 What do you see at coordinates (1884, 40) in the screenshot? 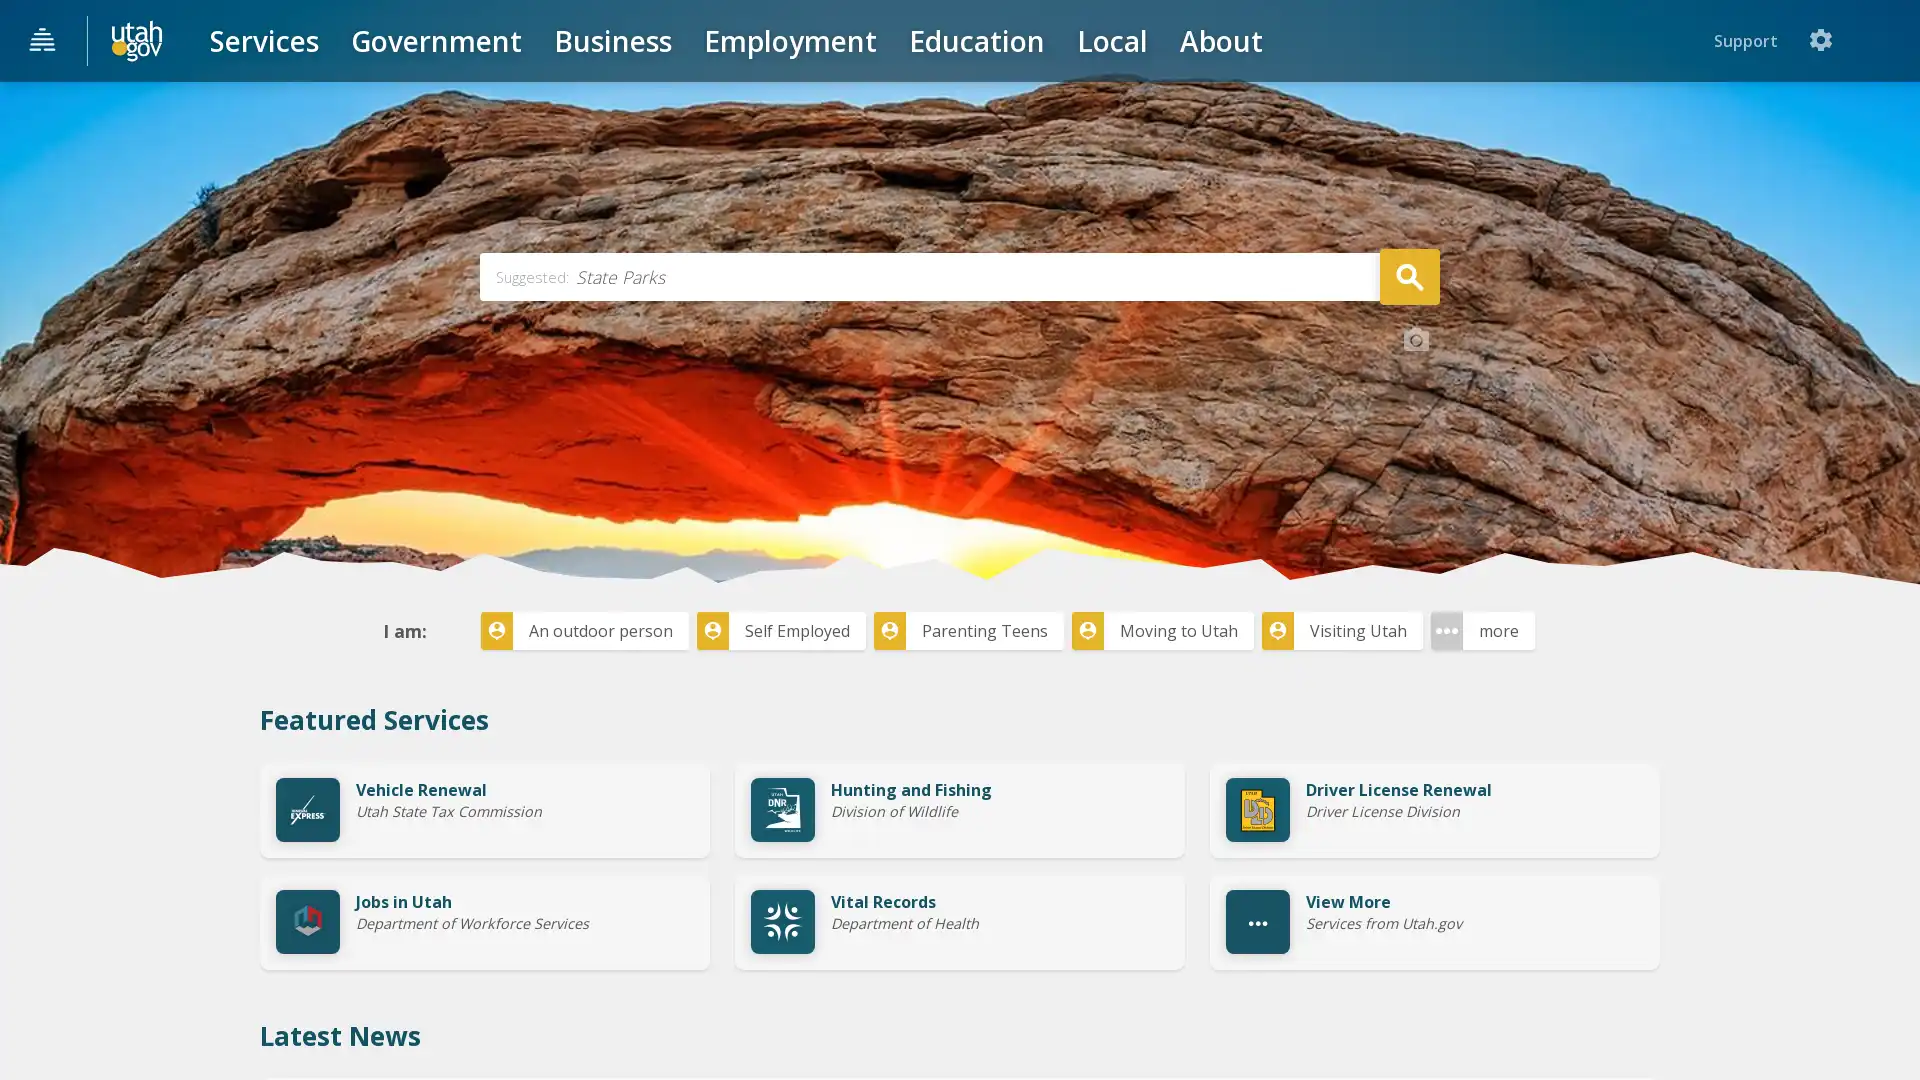
I see `Site Settings` at bounding box center [1884, 40].